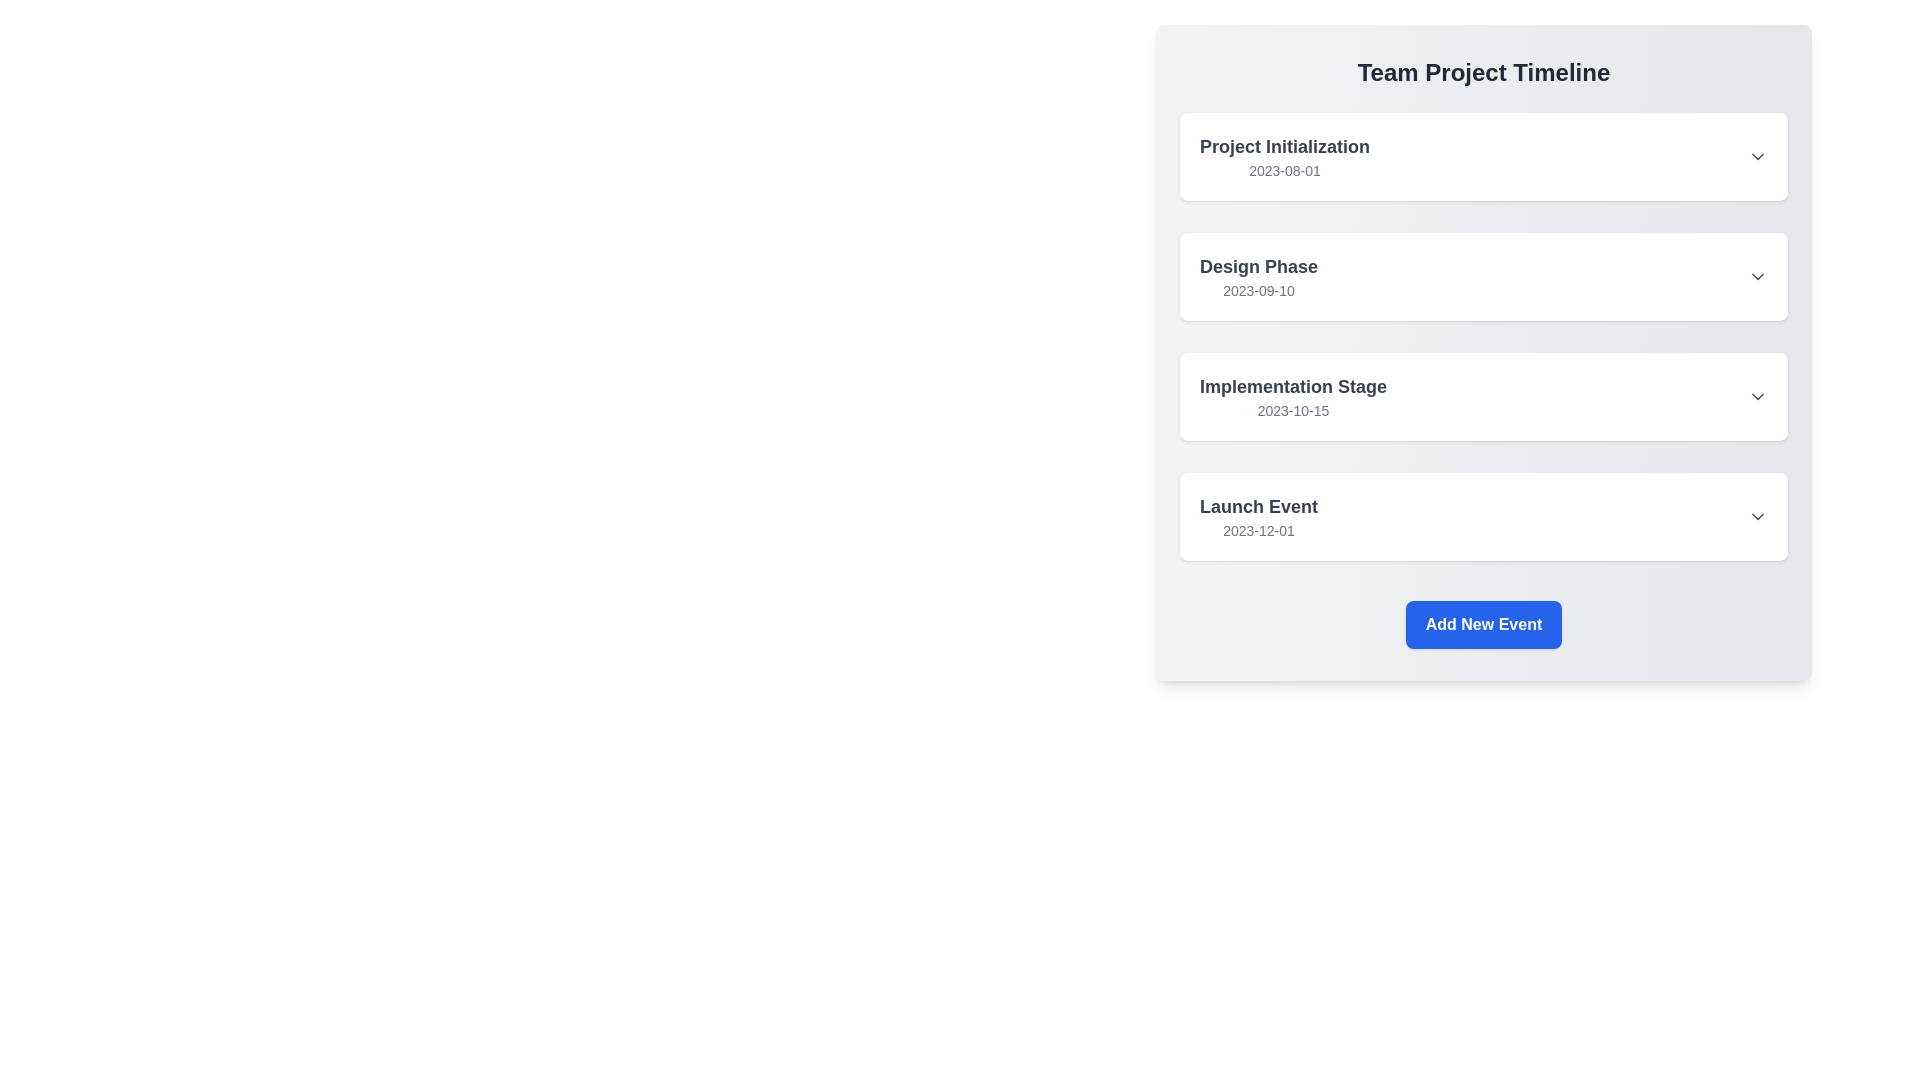  I want to click on the text label displaying 'Project Initialization' at the top of the card layout, so click(1285, 145).